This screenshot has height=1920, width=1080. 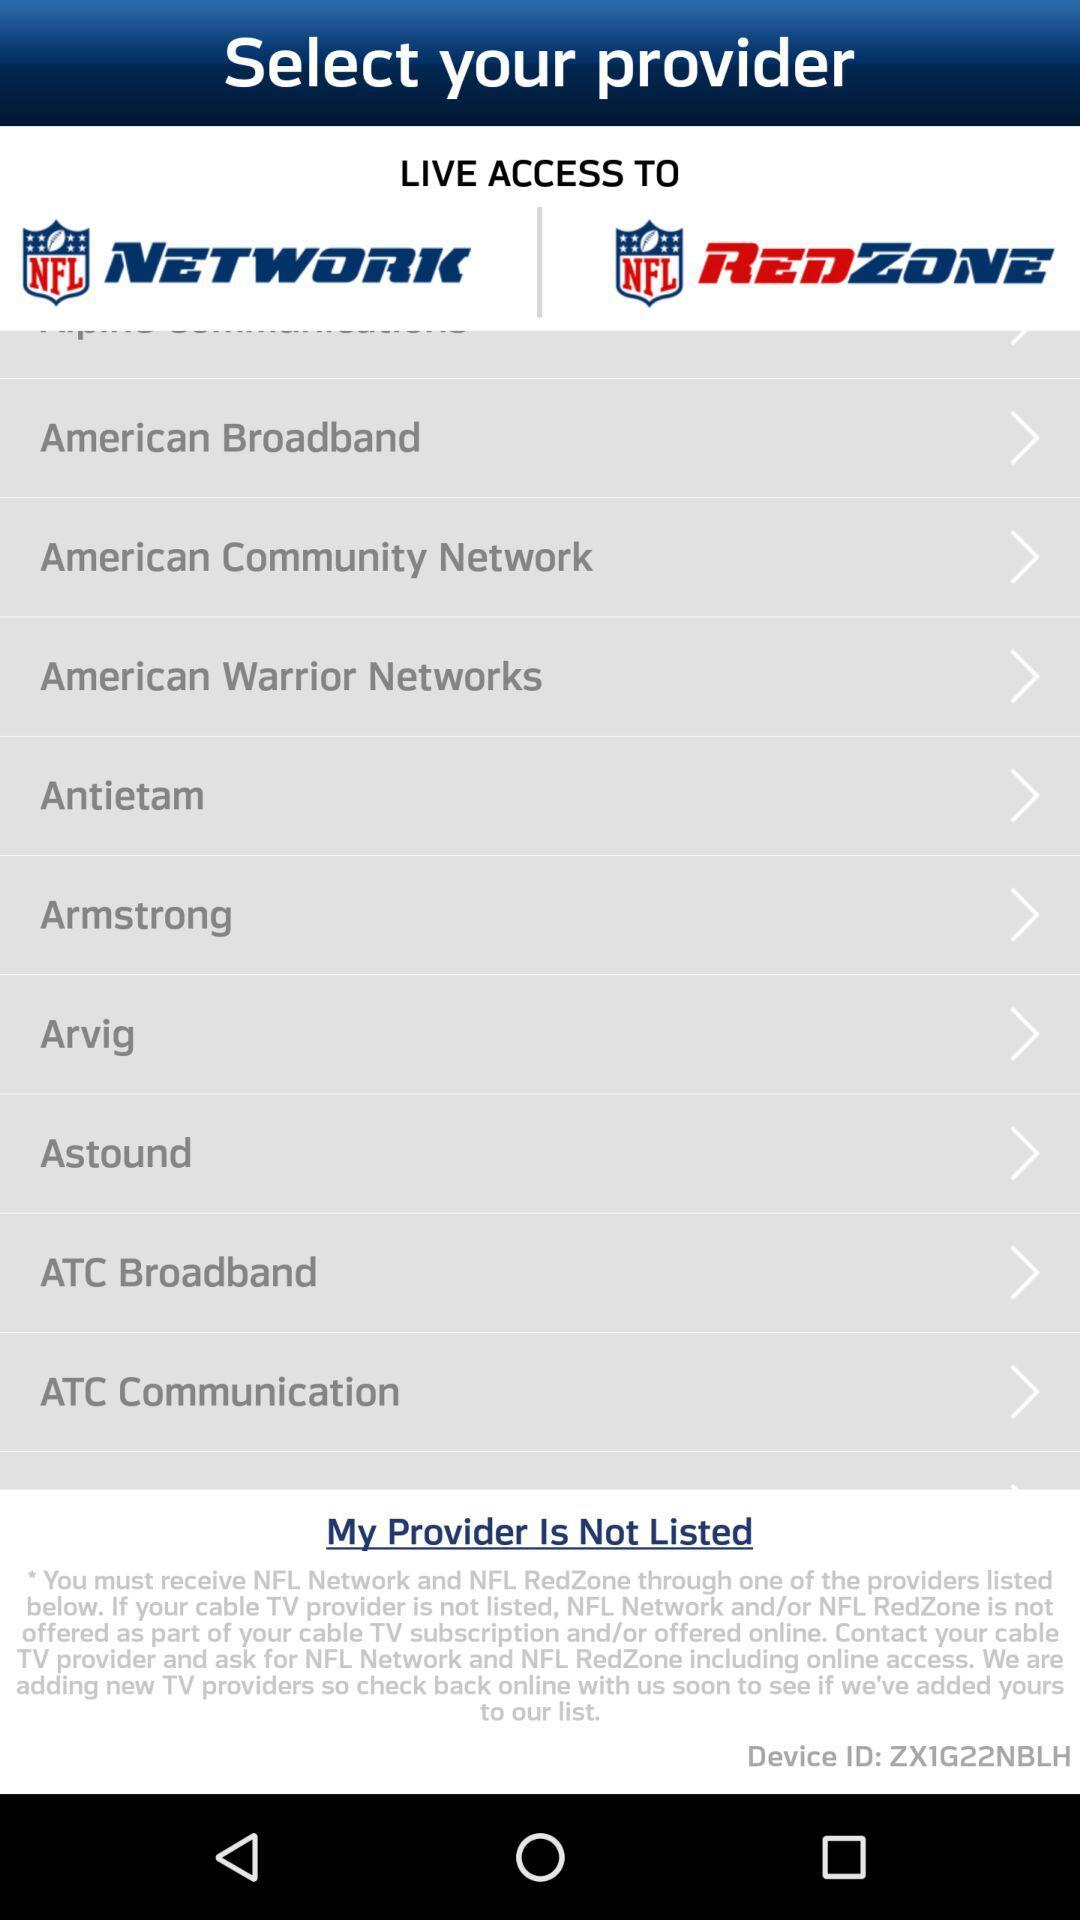 I want to click on the american broadband icon, so click(x=559, y=436).